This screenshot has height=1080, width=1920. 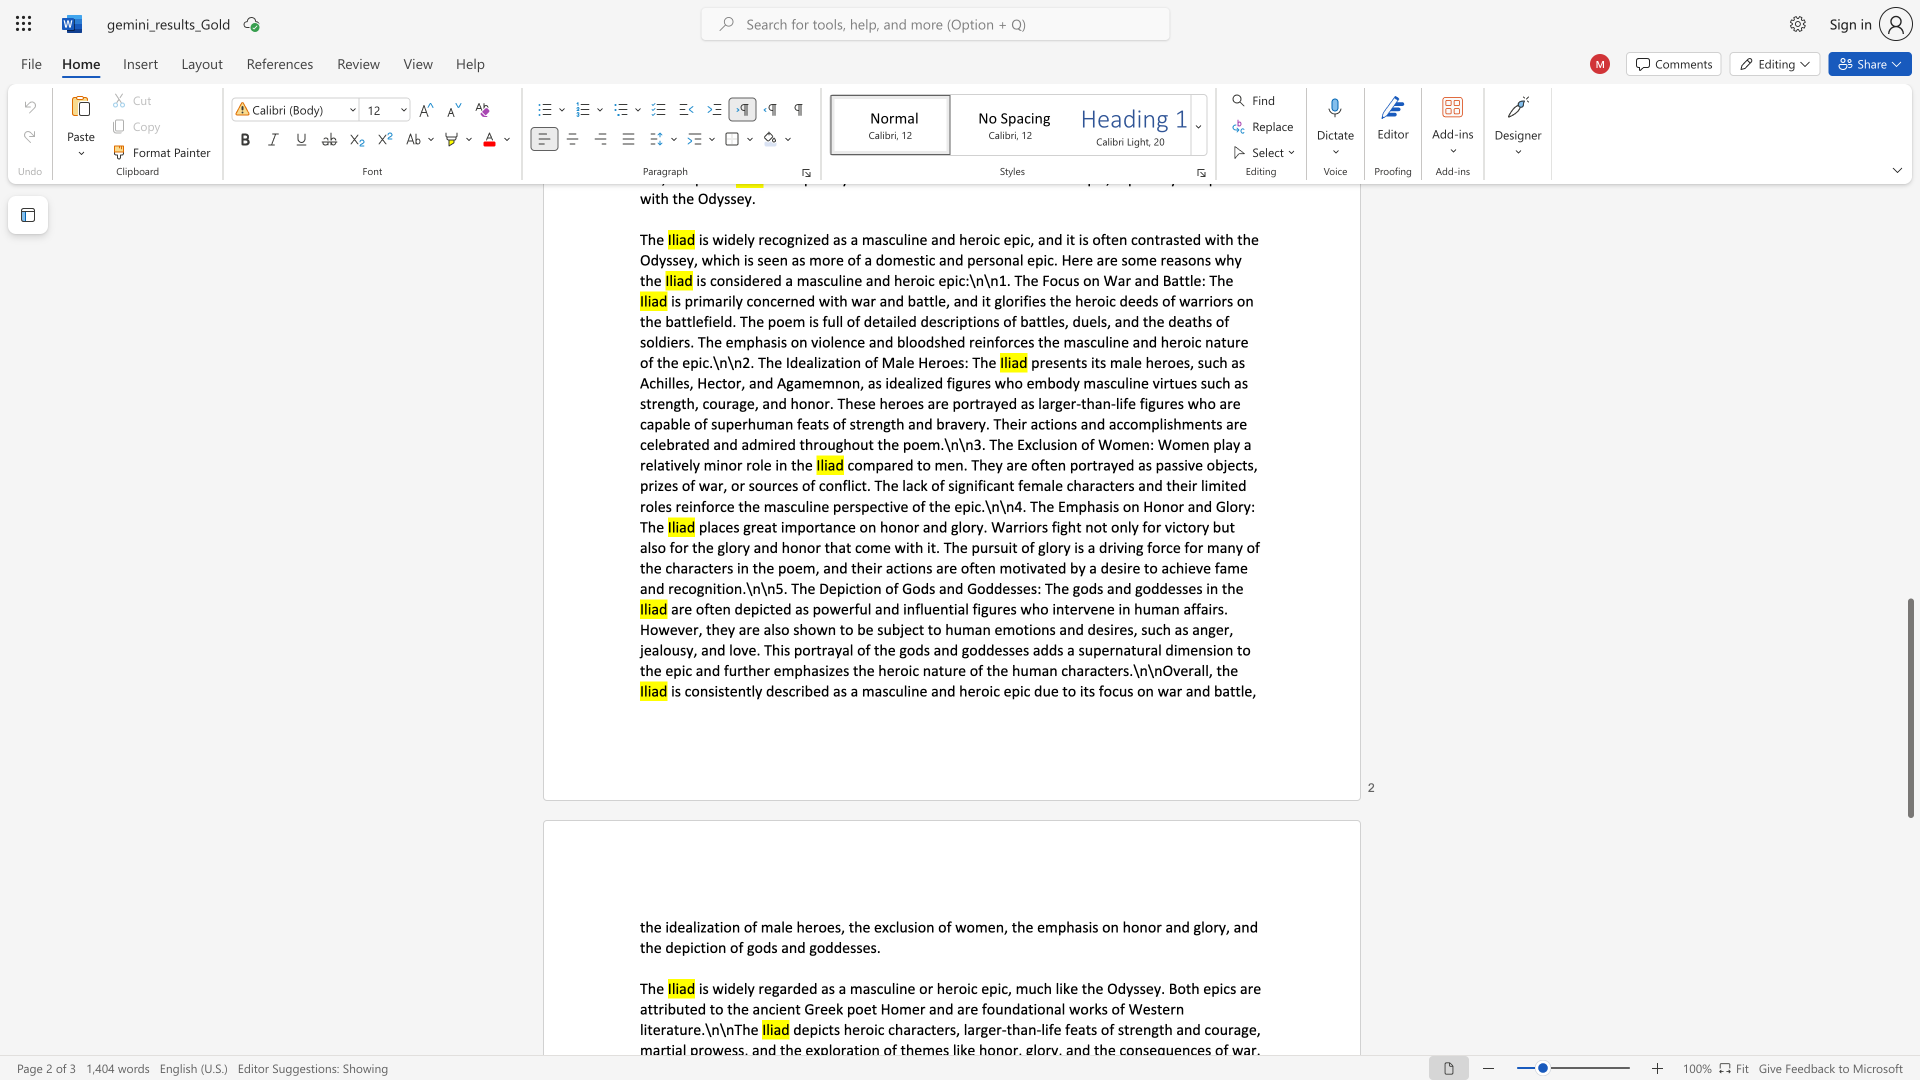 I want to click on the scrollbar to slide the page up, so click(x=1909, y=508).